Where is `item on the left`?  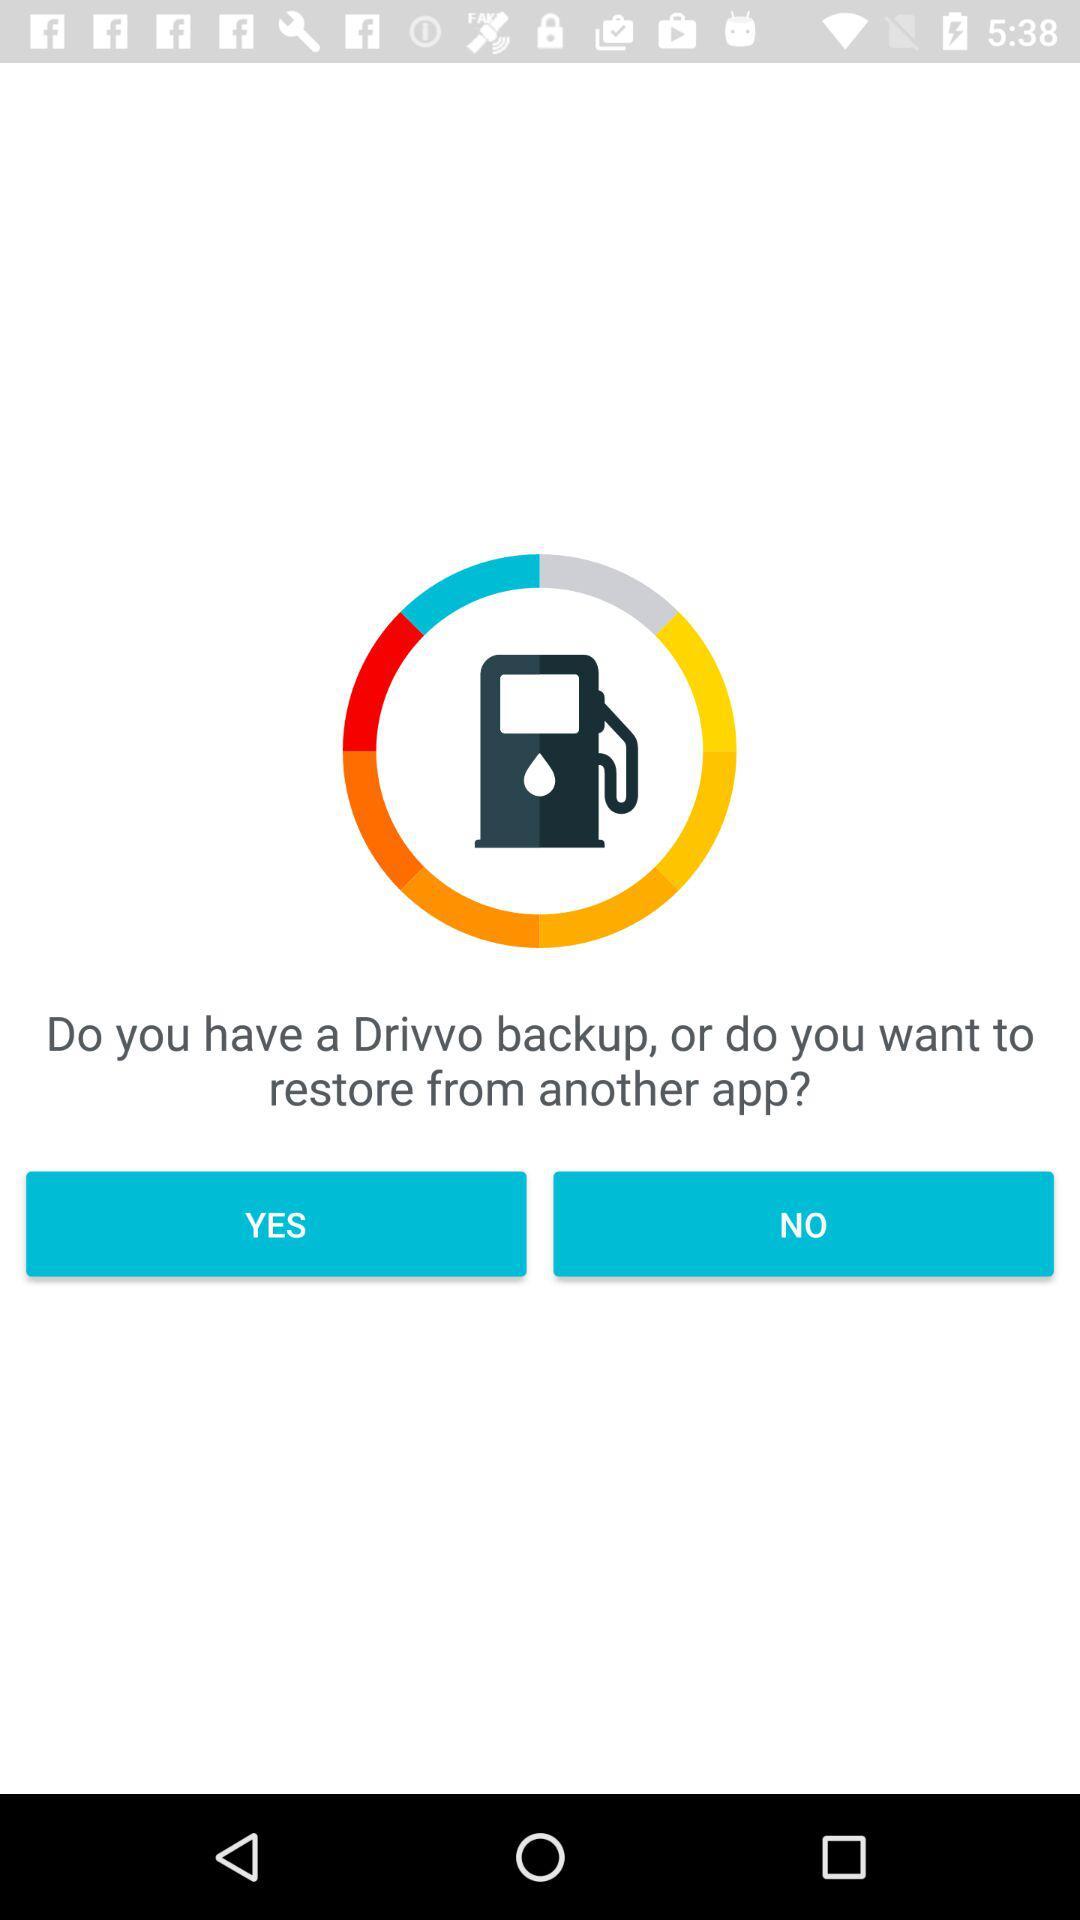 item on the left is located at coordinates (276, 1223).